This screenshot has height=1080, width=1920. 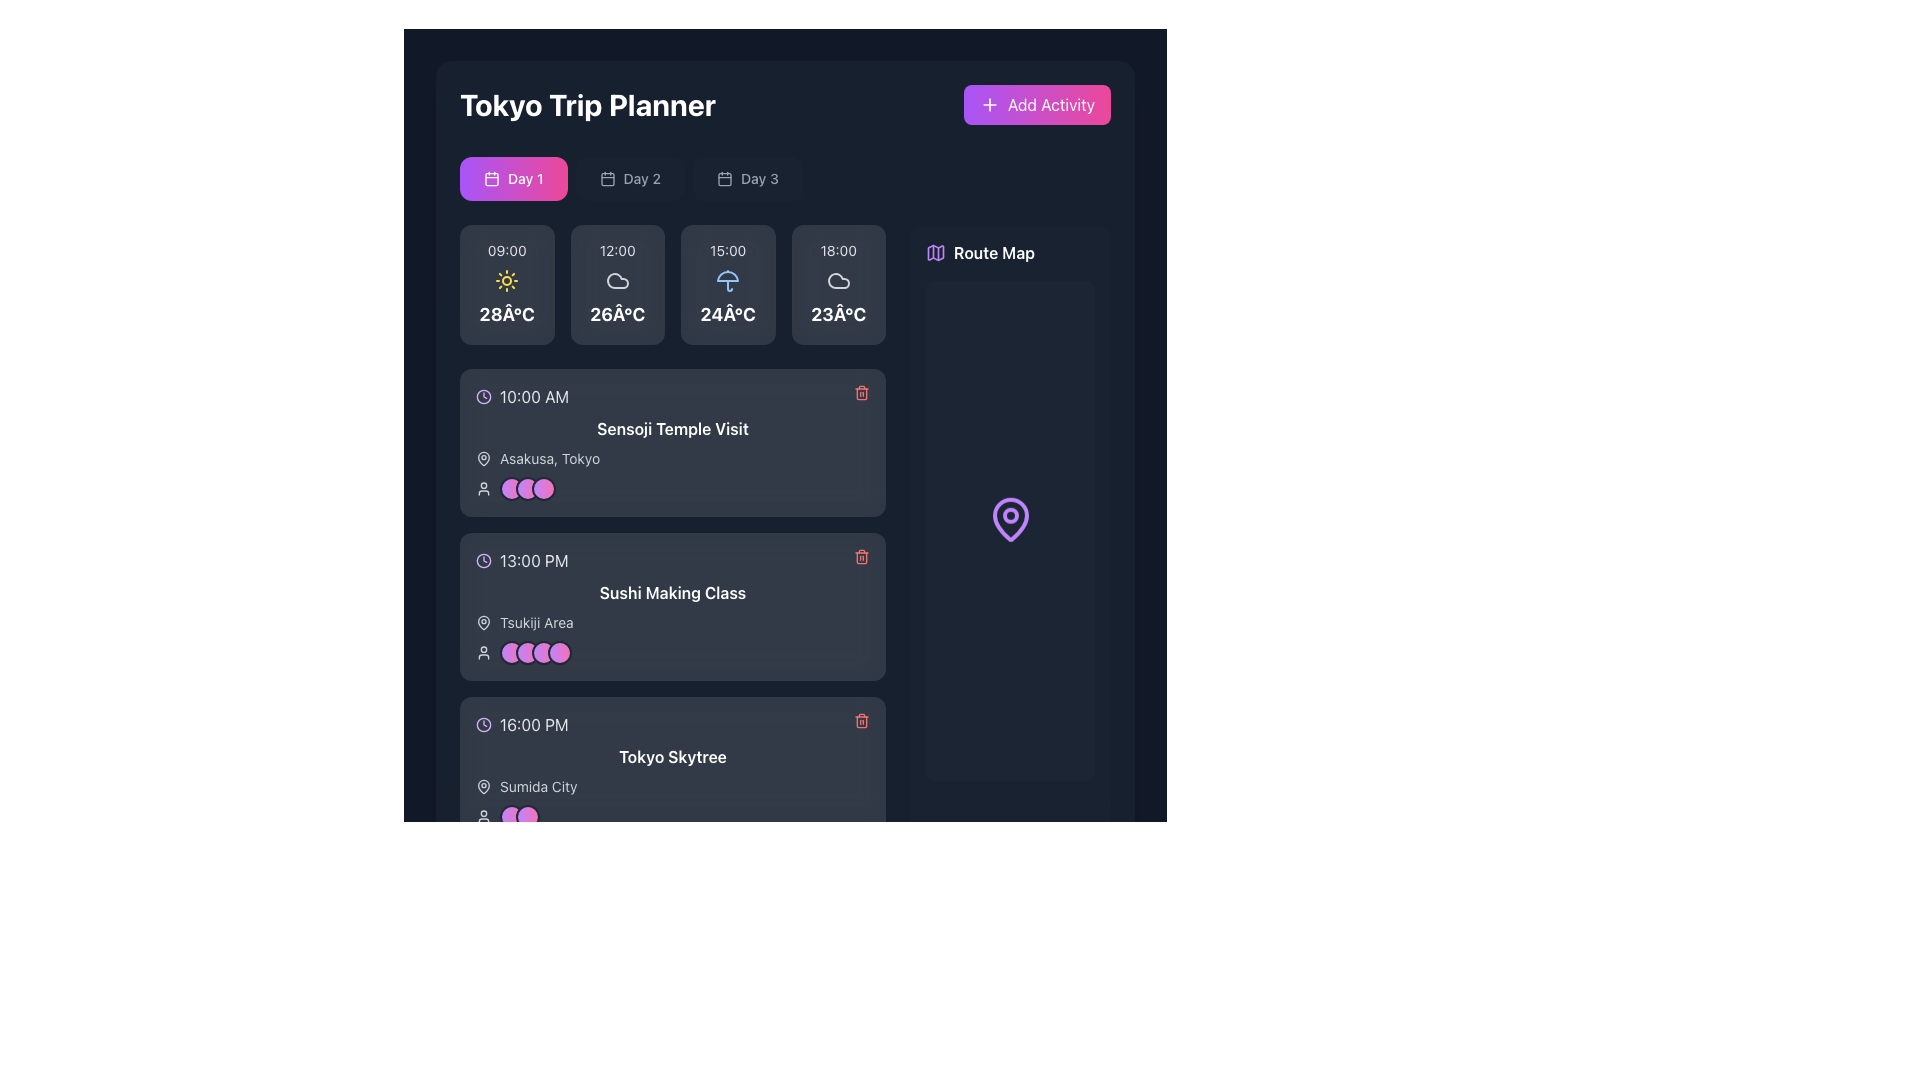 What do you see at coordinates (528, 817) in the screenshot?
I see `the second circular avatar with a gradient fill transitioning from purple to pink, which is enclosed by a gray border, located under the text 'Sushi Making Class'` at bounding box center [528, 817].